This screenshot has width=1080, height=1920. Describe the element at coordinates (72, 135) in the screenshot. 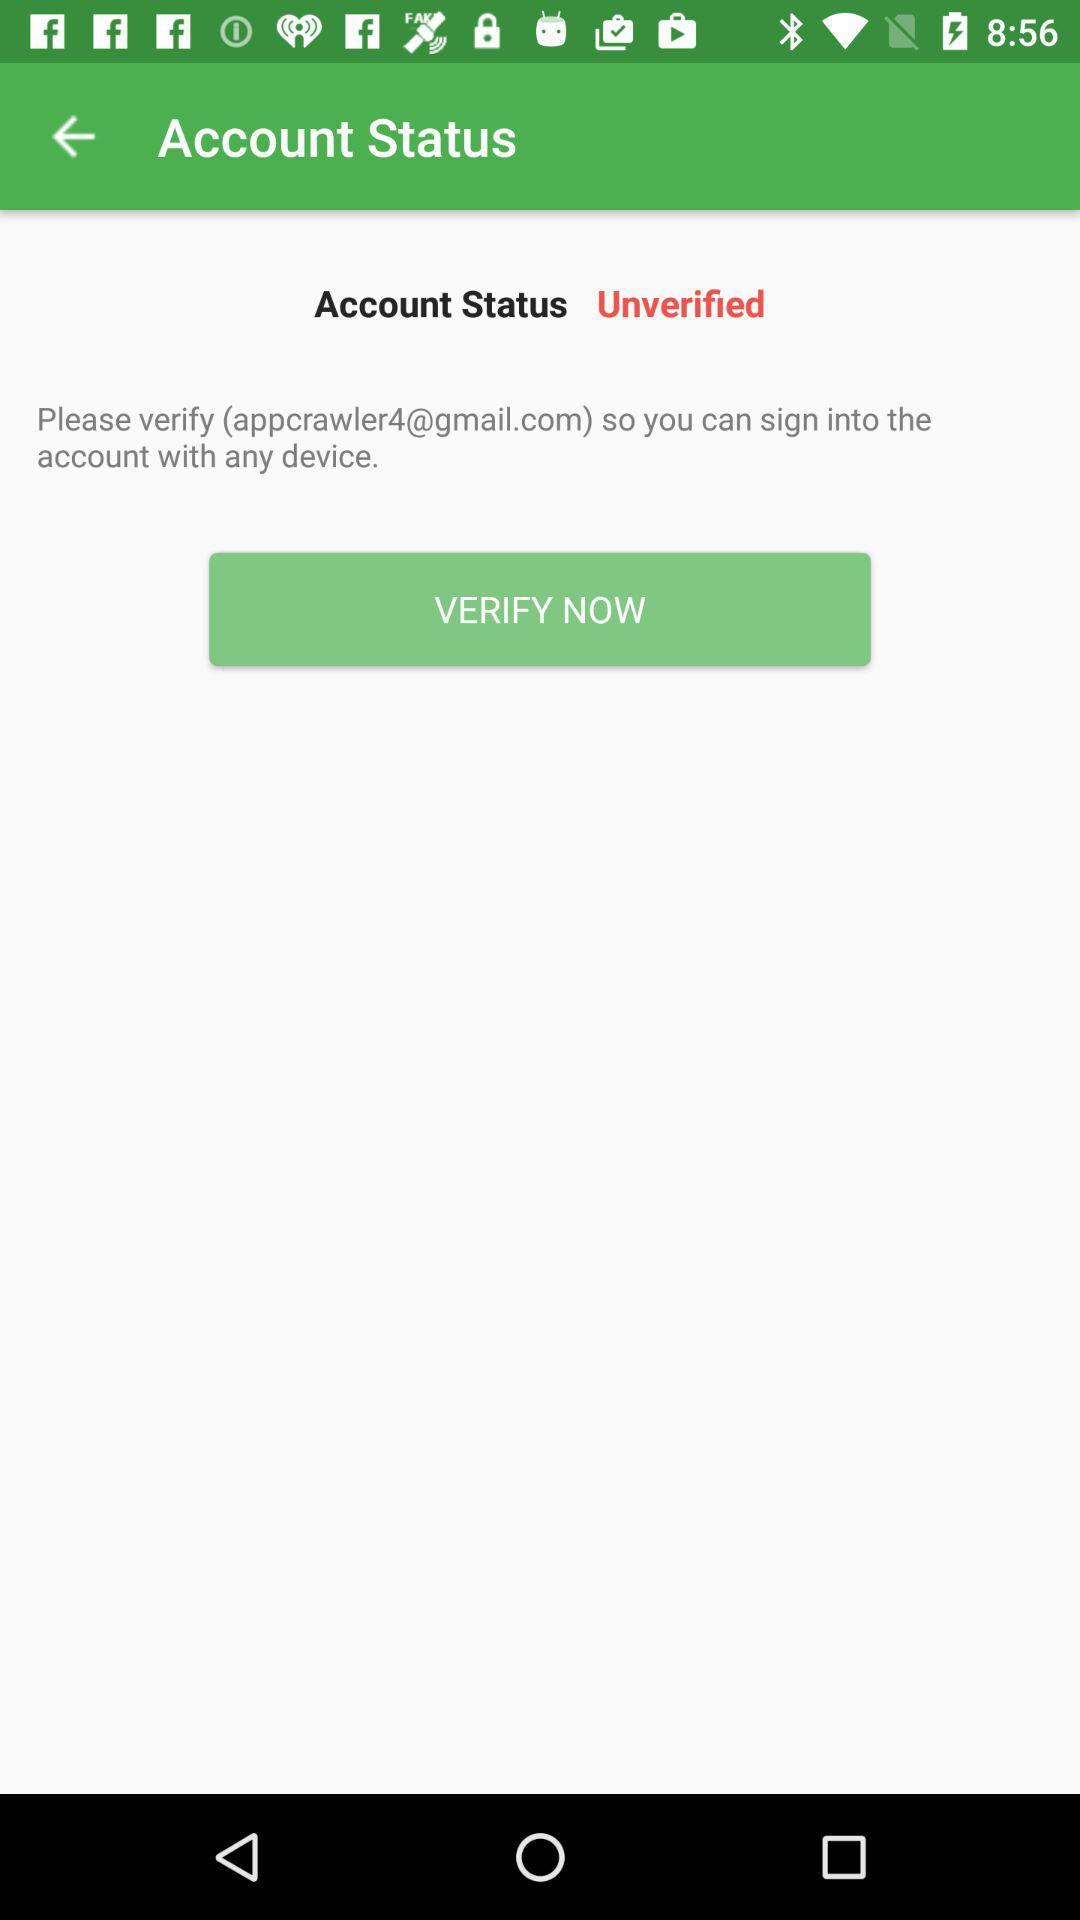

I see `icon next to account status icon` at that location.